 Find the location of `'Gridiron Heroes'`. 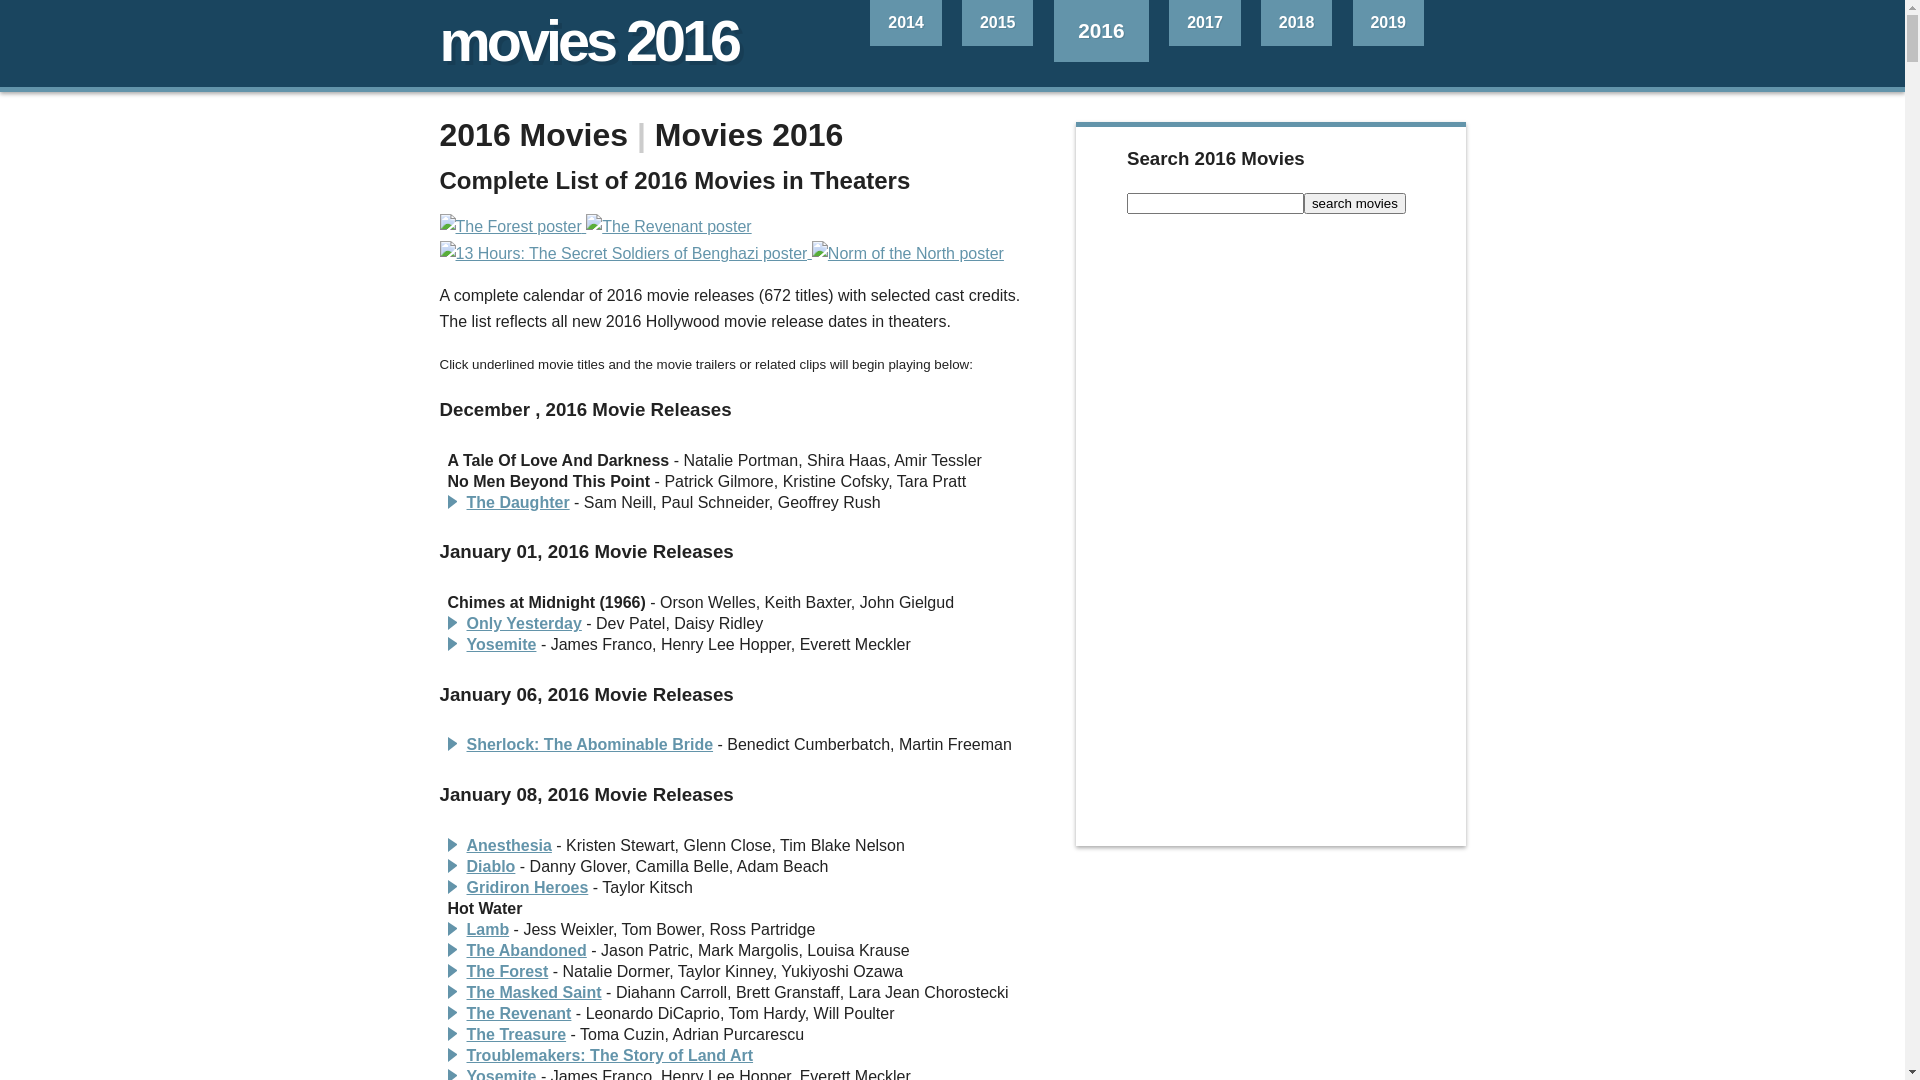

'Gridiron Heroes' is located at coordinates (464, 886).